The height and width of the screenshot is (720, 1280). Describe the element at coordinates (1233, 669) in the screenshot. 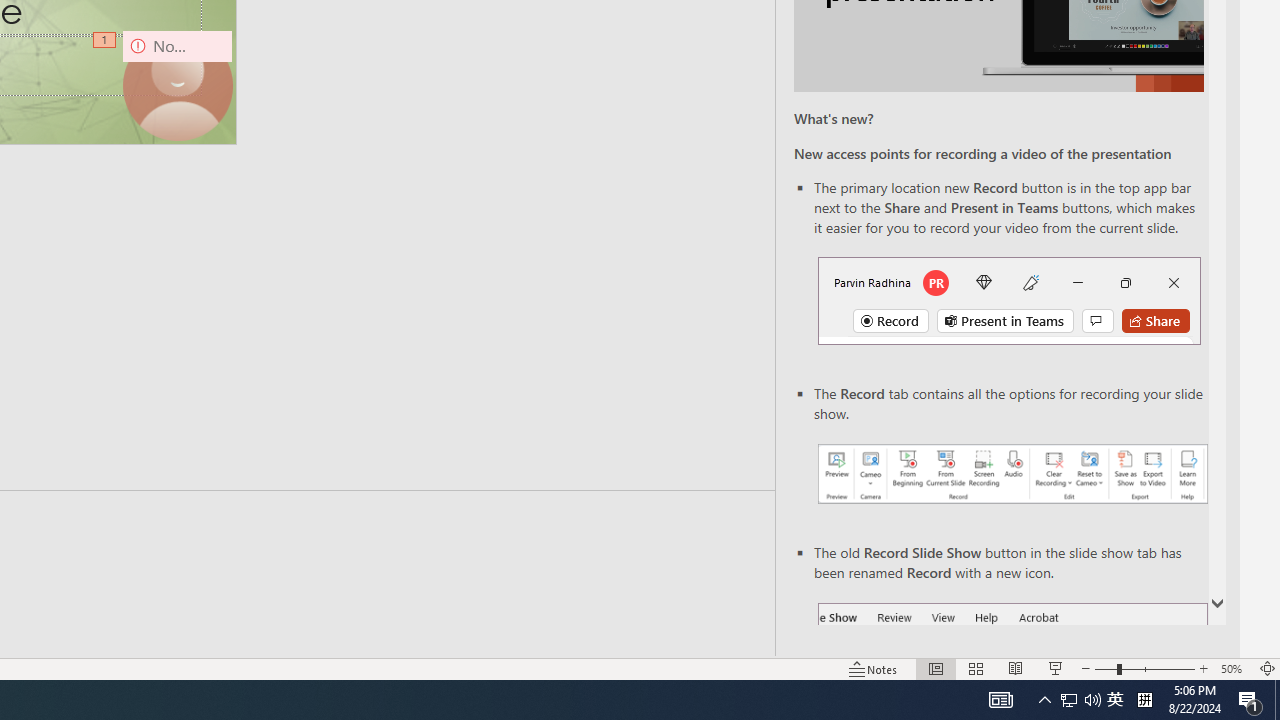

I see `'Zoom 50%'` at that location.